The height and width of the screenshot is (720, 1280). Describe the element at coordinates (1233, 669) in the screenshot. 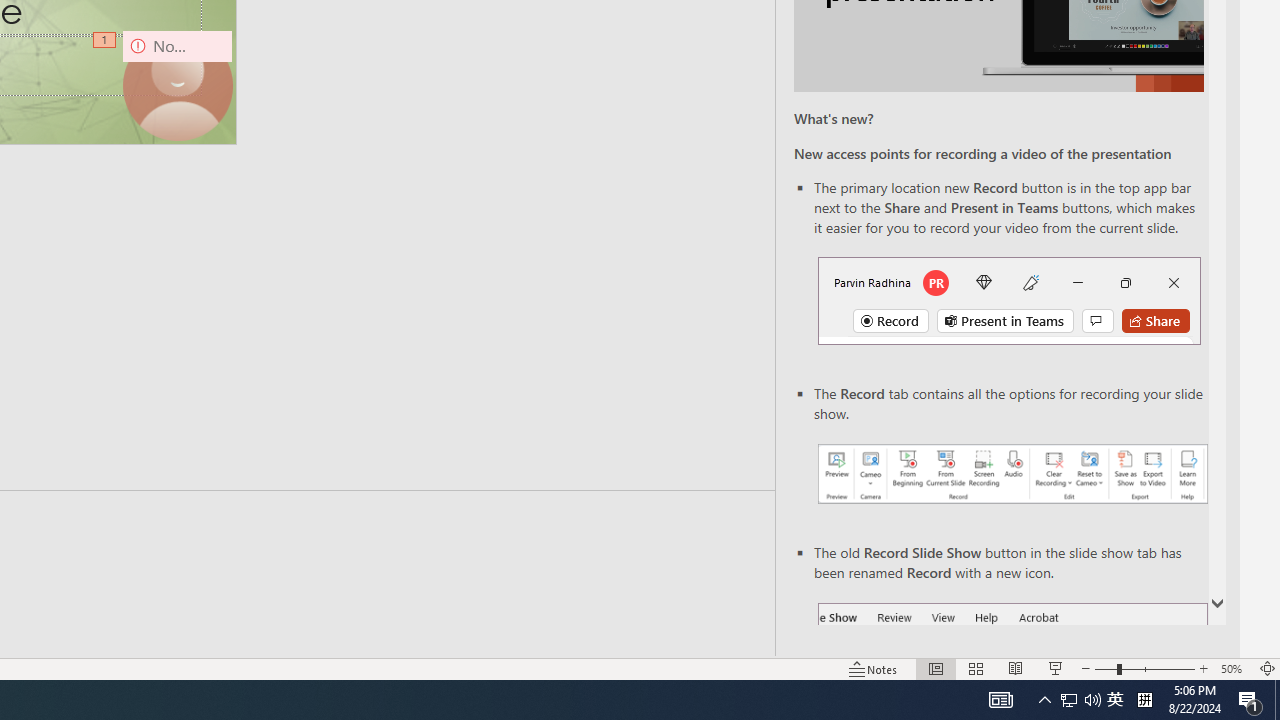

I see `'Zoom 50%'` at that location.